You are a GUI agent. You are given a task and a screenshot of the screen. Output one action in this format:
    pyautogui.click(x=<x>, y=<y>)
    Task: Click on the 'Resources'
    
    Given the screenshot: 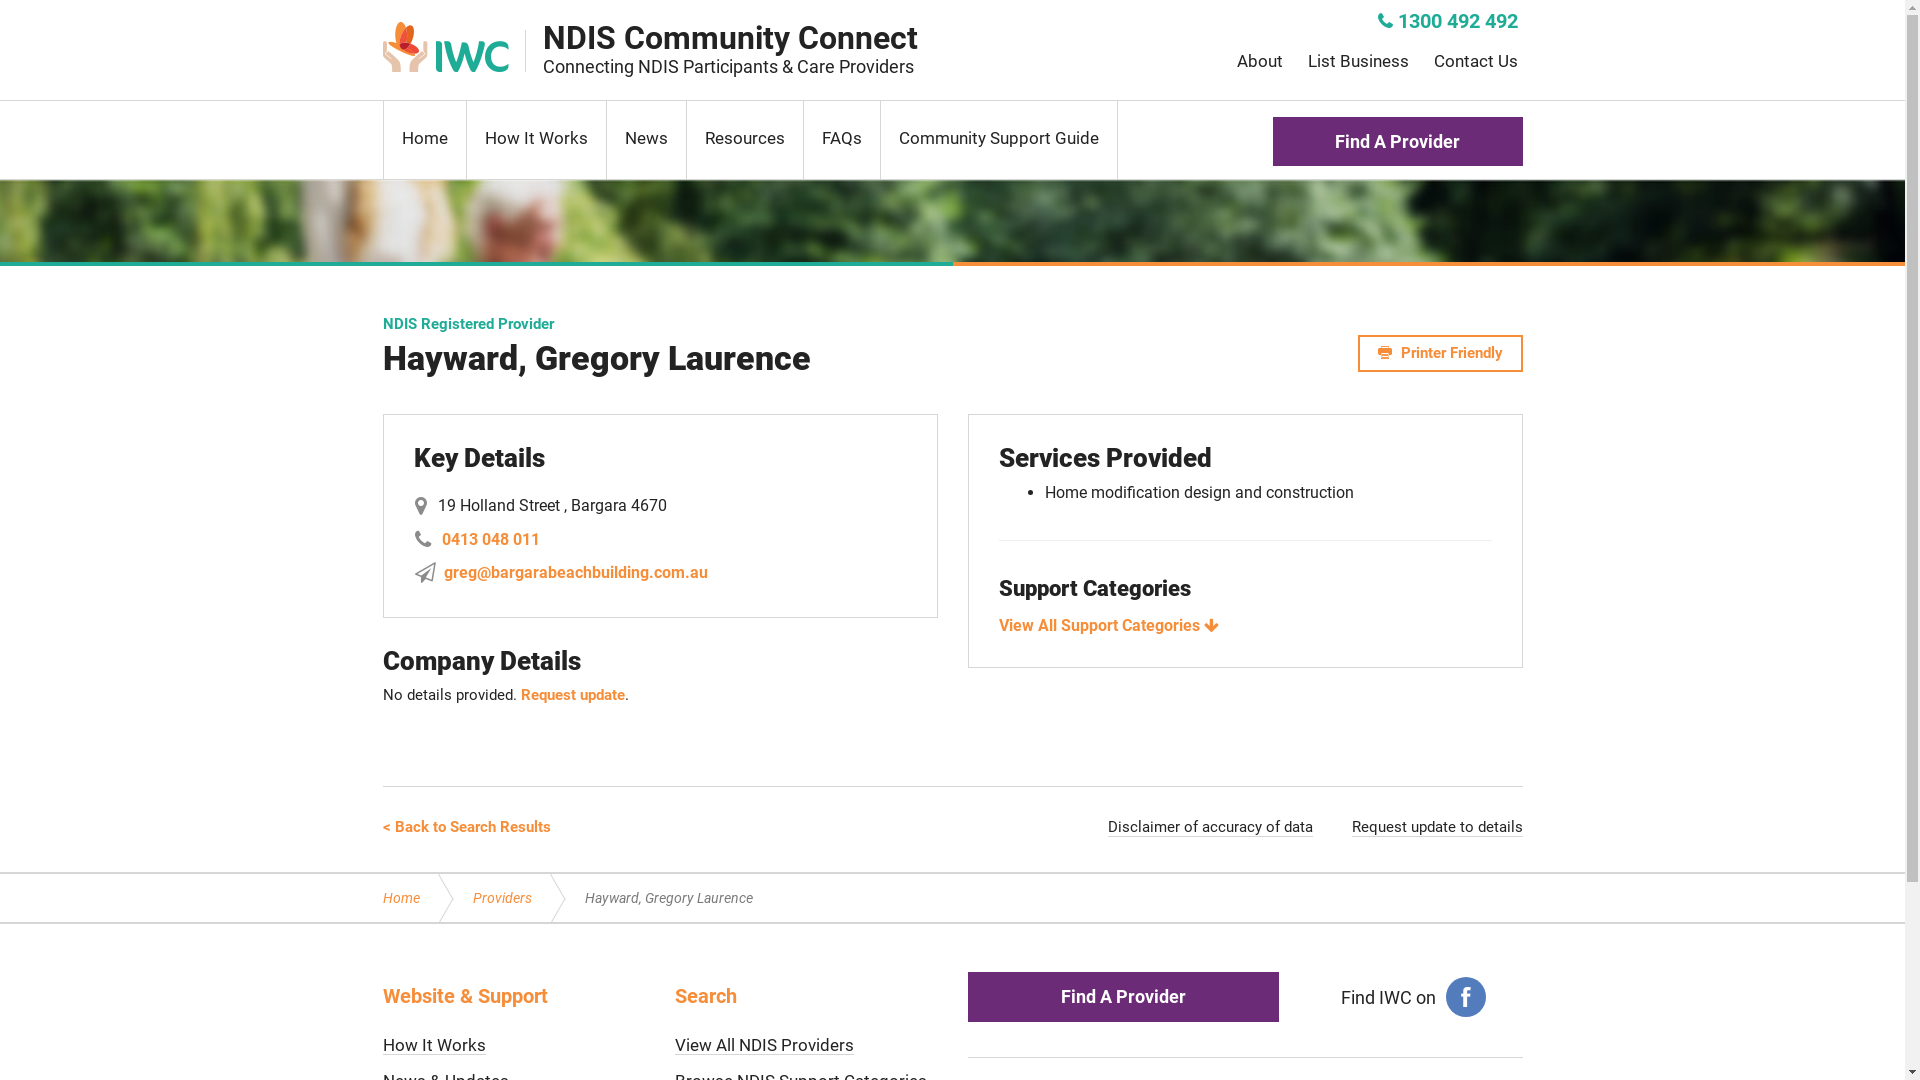 What is the action you would take?
    pyautogui.click(x=743, y=138)
    